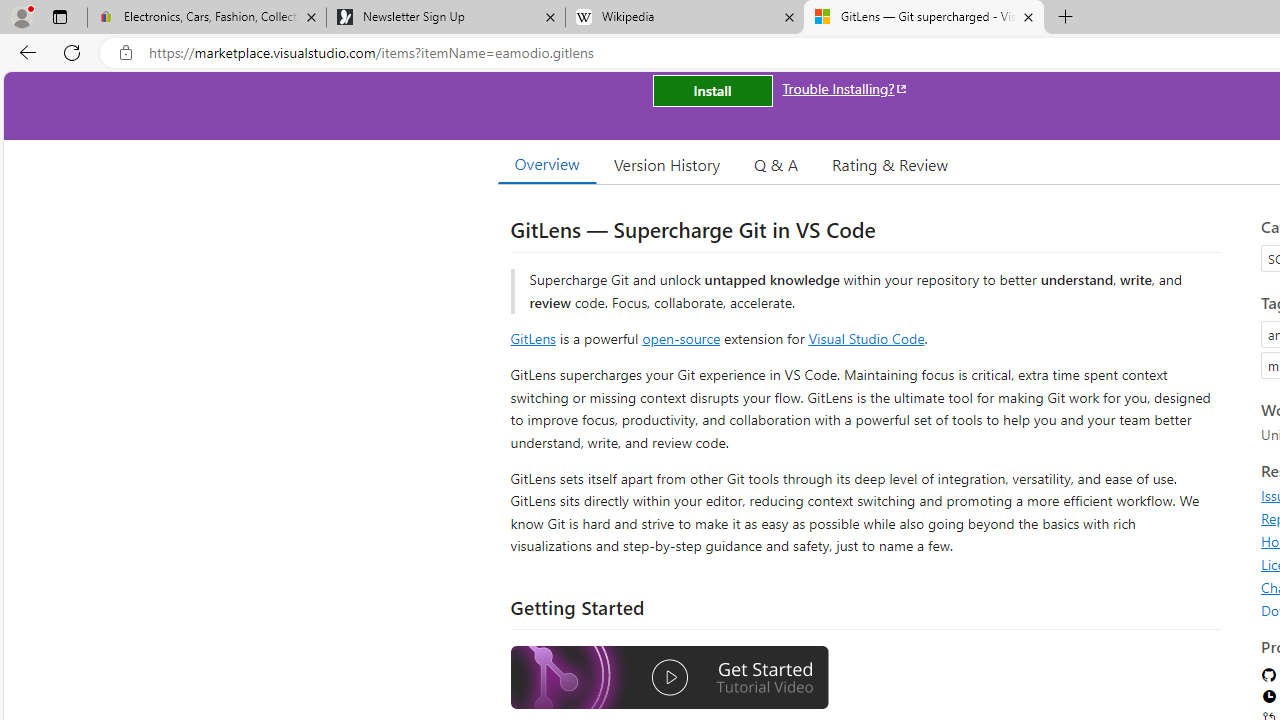  I want to click on 'Visual Studio Code', so click(866, 337).